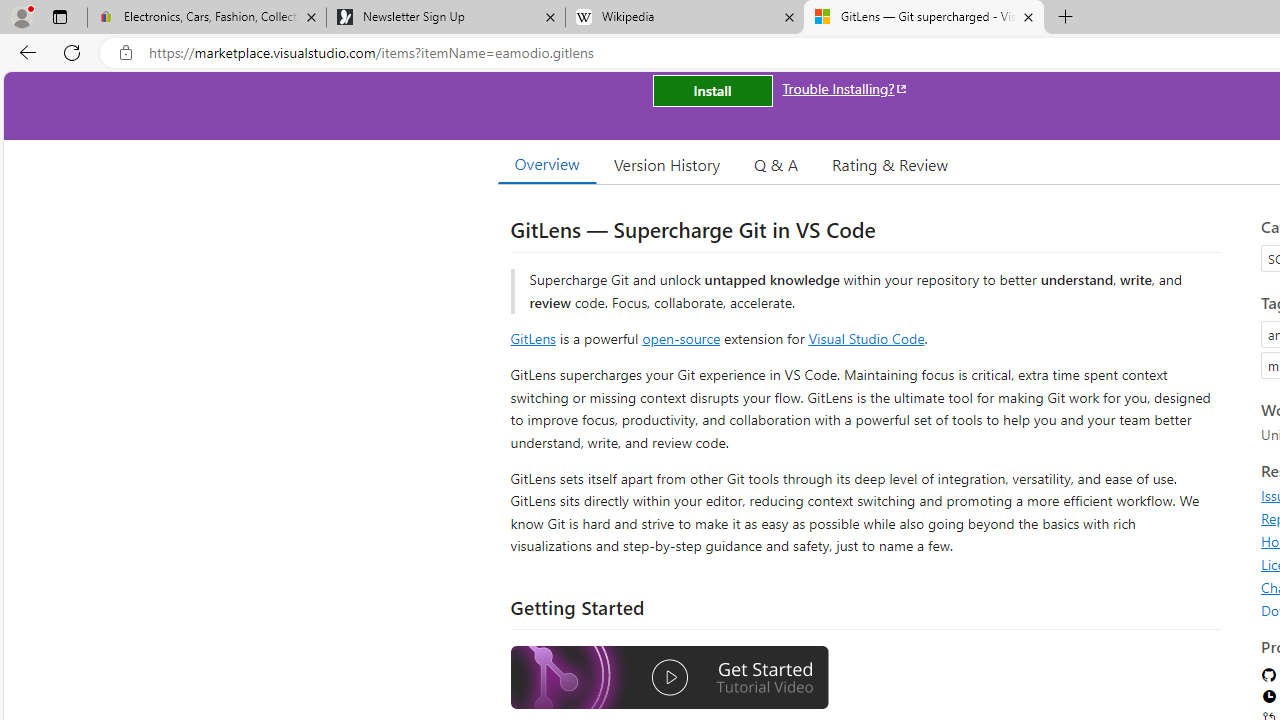  I want to click on 'Visual Studio Code', so click(866, 337).